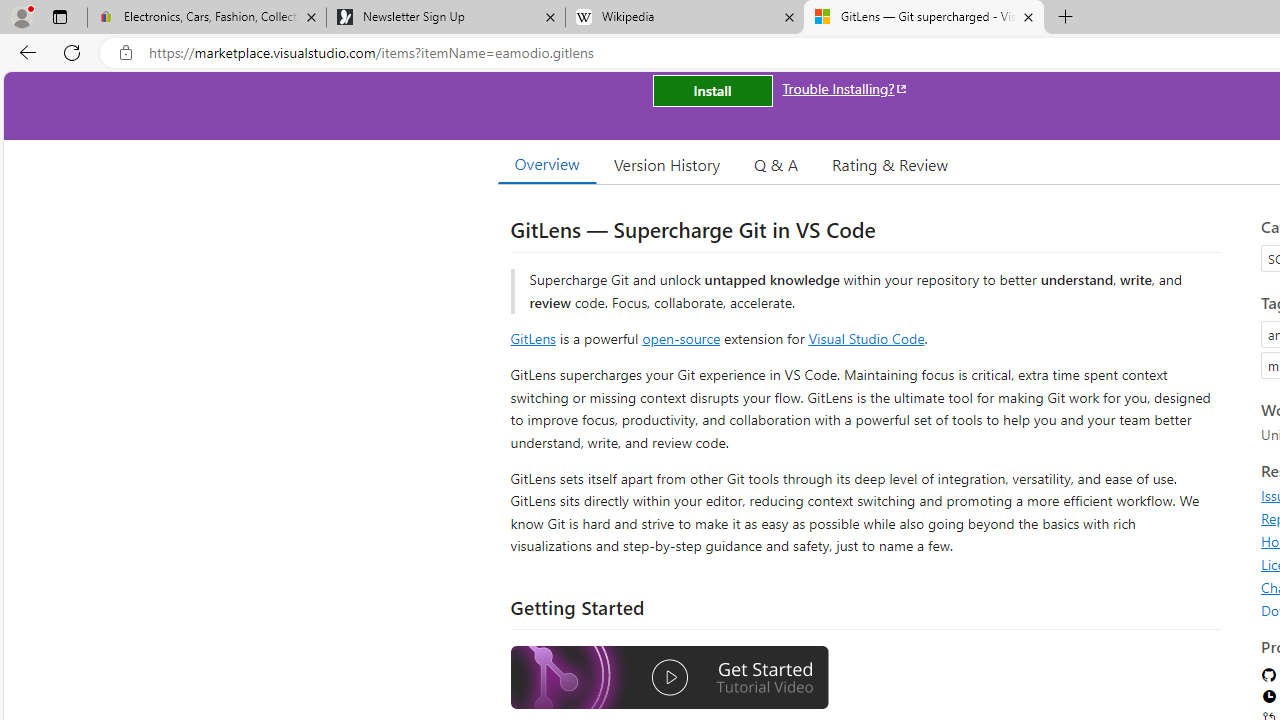  I want to click on 'Visual Studio Code', so click(866, 337).